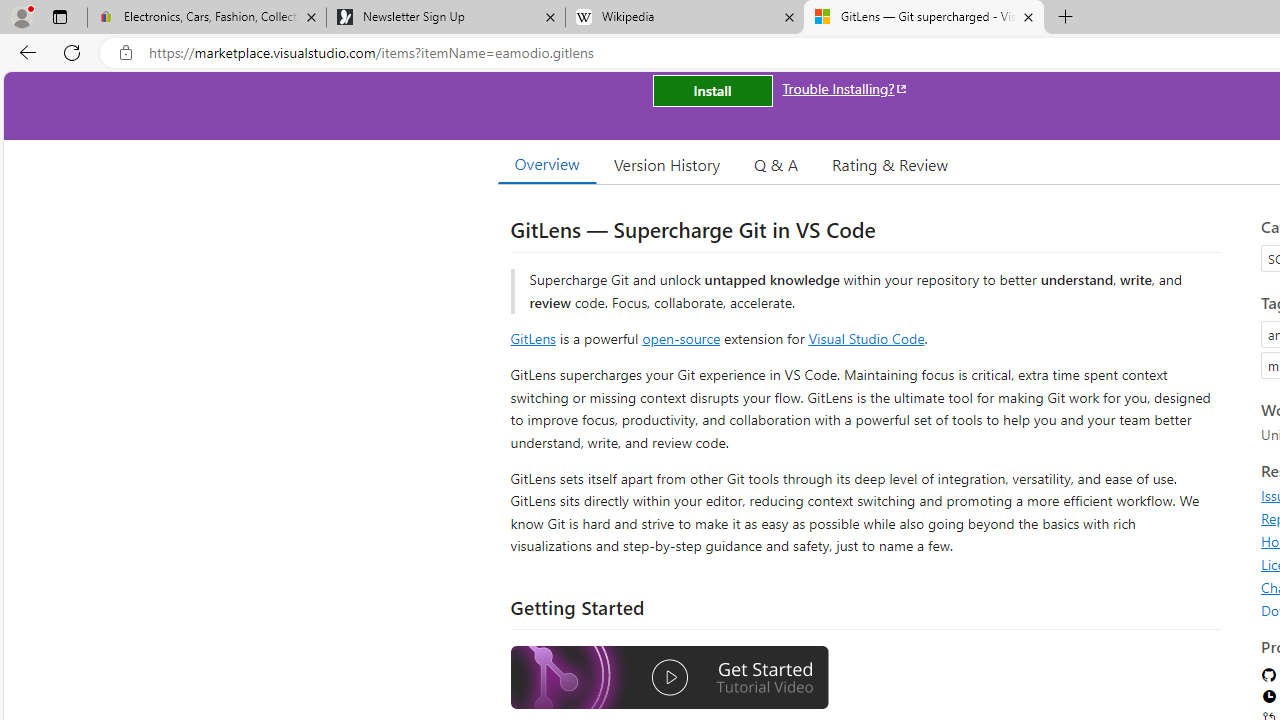  I want to click on 'Visual Studio Code', so click(866, 337).